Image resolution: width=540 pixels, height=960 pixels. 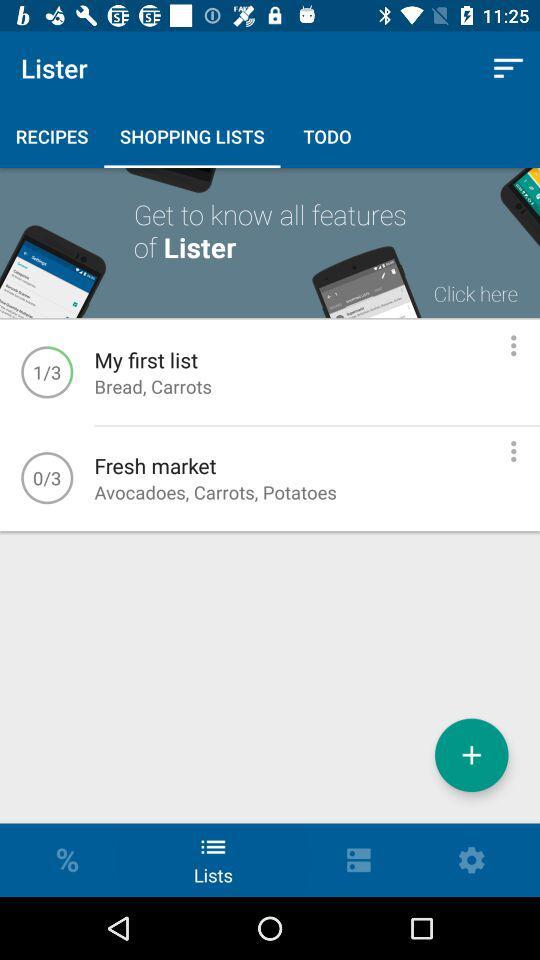 What do you see at coordinates (471, 754) in the screenshot?
I see `new list` at bounding box center [471, 754].